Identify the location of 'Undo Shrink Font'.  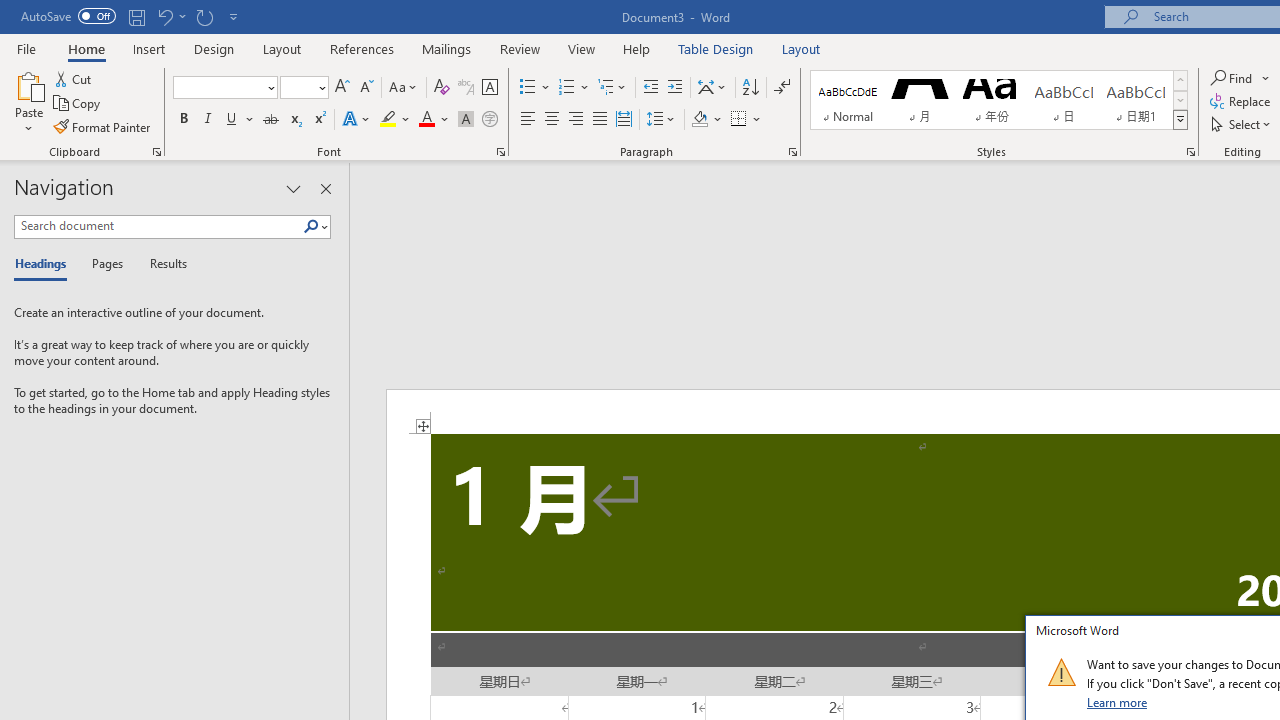
(164, 16).